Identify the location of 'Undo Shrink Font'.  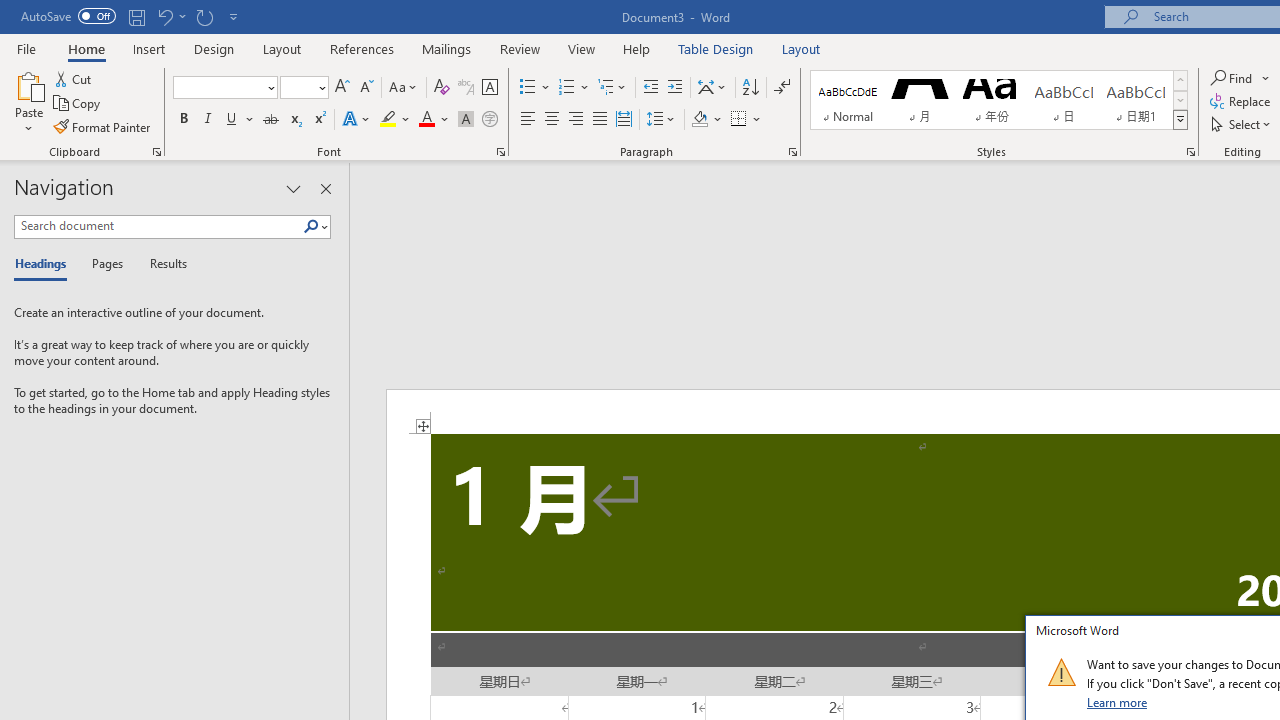
(164, 16).